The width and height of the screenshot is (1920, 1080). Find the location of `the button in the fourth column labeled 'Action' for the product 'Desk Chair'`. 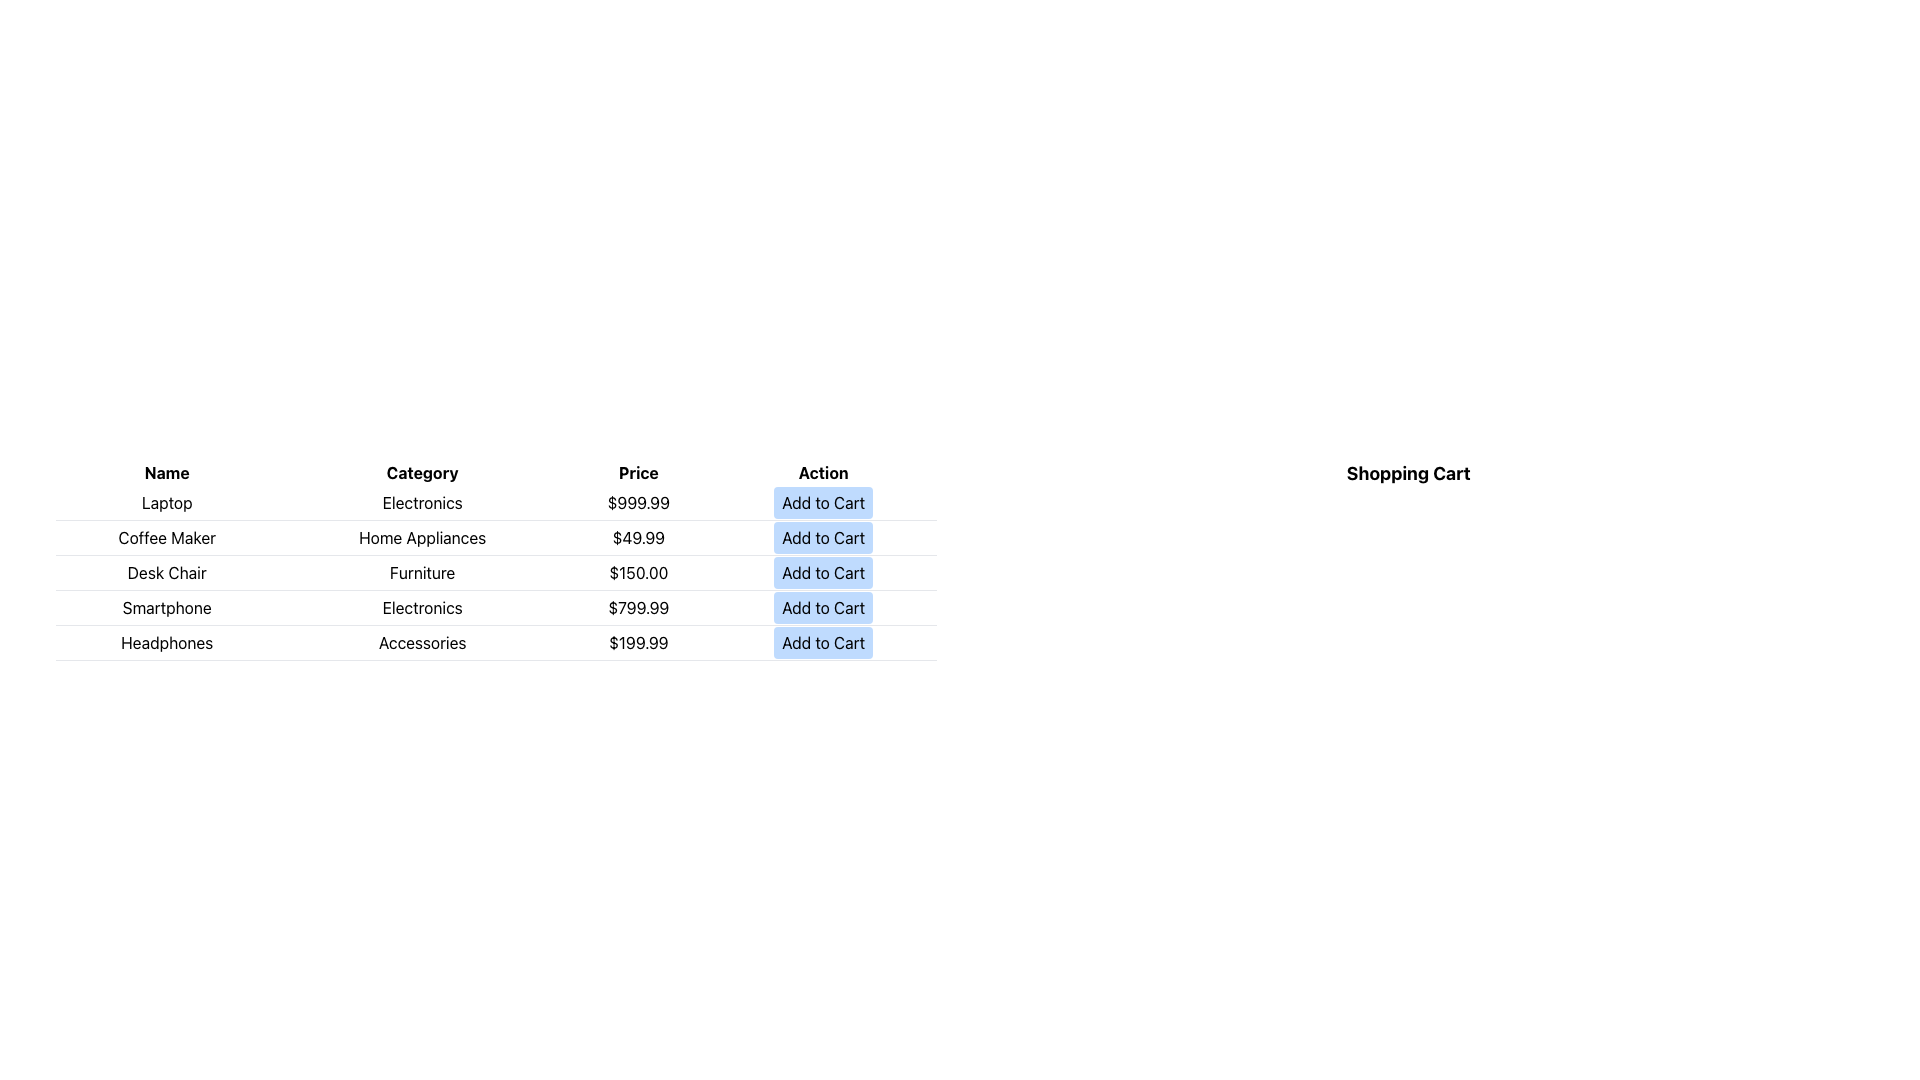

the button in the fourth column labeled 'Action' for the product 'Desk Chair' is located at coordinates (823, 573).